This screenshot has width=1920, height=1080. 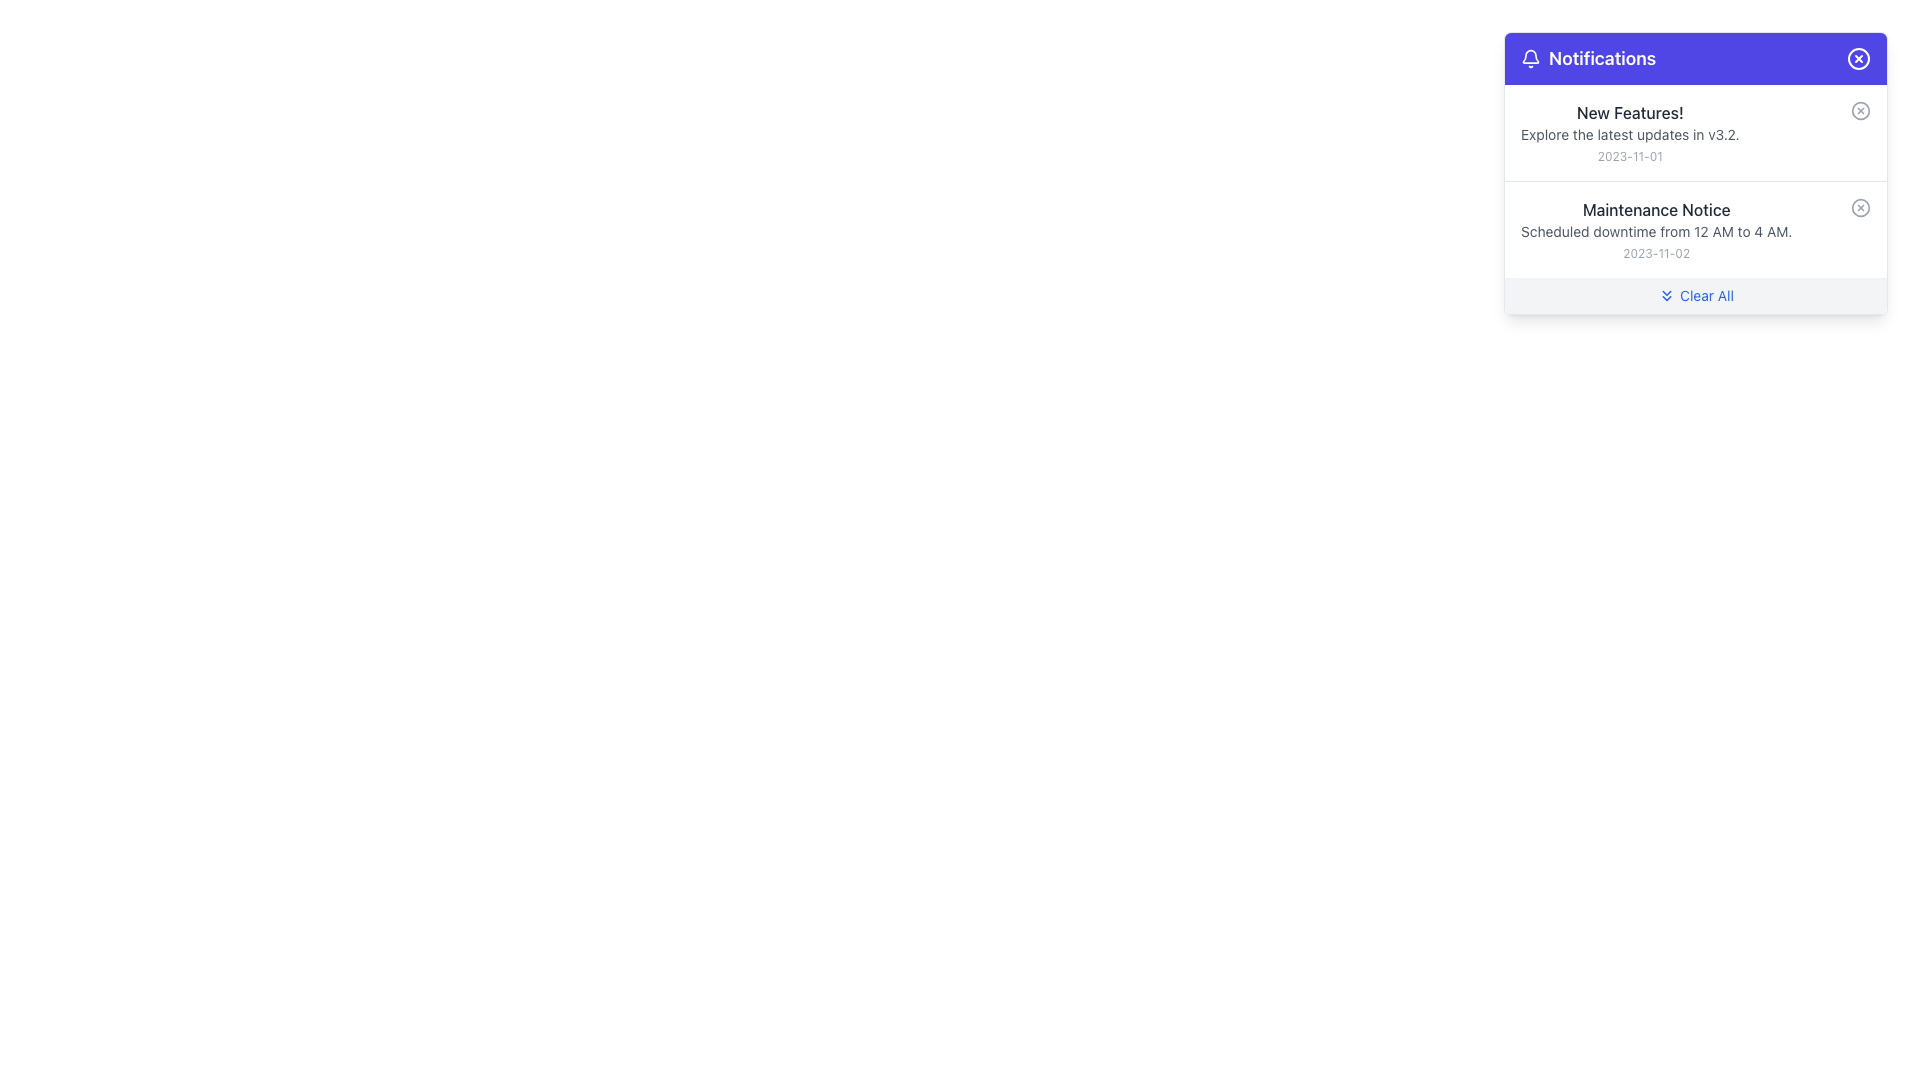 What do you see at coordinates (1656, 209) in the screenshot?
I see `and understand the text of the 'Maintenance Notice' label, which is styled with a bold font weight and dark gray color, prominently displayed in the notification section` at bounding box center [1656, 209].